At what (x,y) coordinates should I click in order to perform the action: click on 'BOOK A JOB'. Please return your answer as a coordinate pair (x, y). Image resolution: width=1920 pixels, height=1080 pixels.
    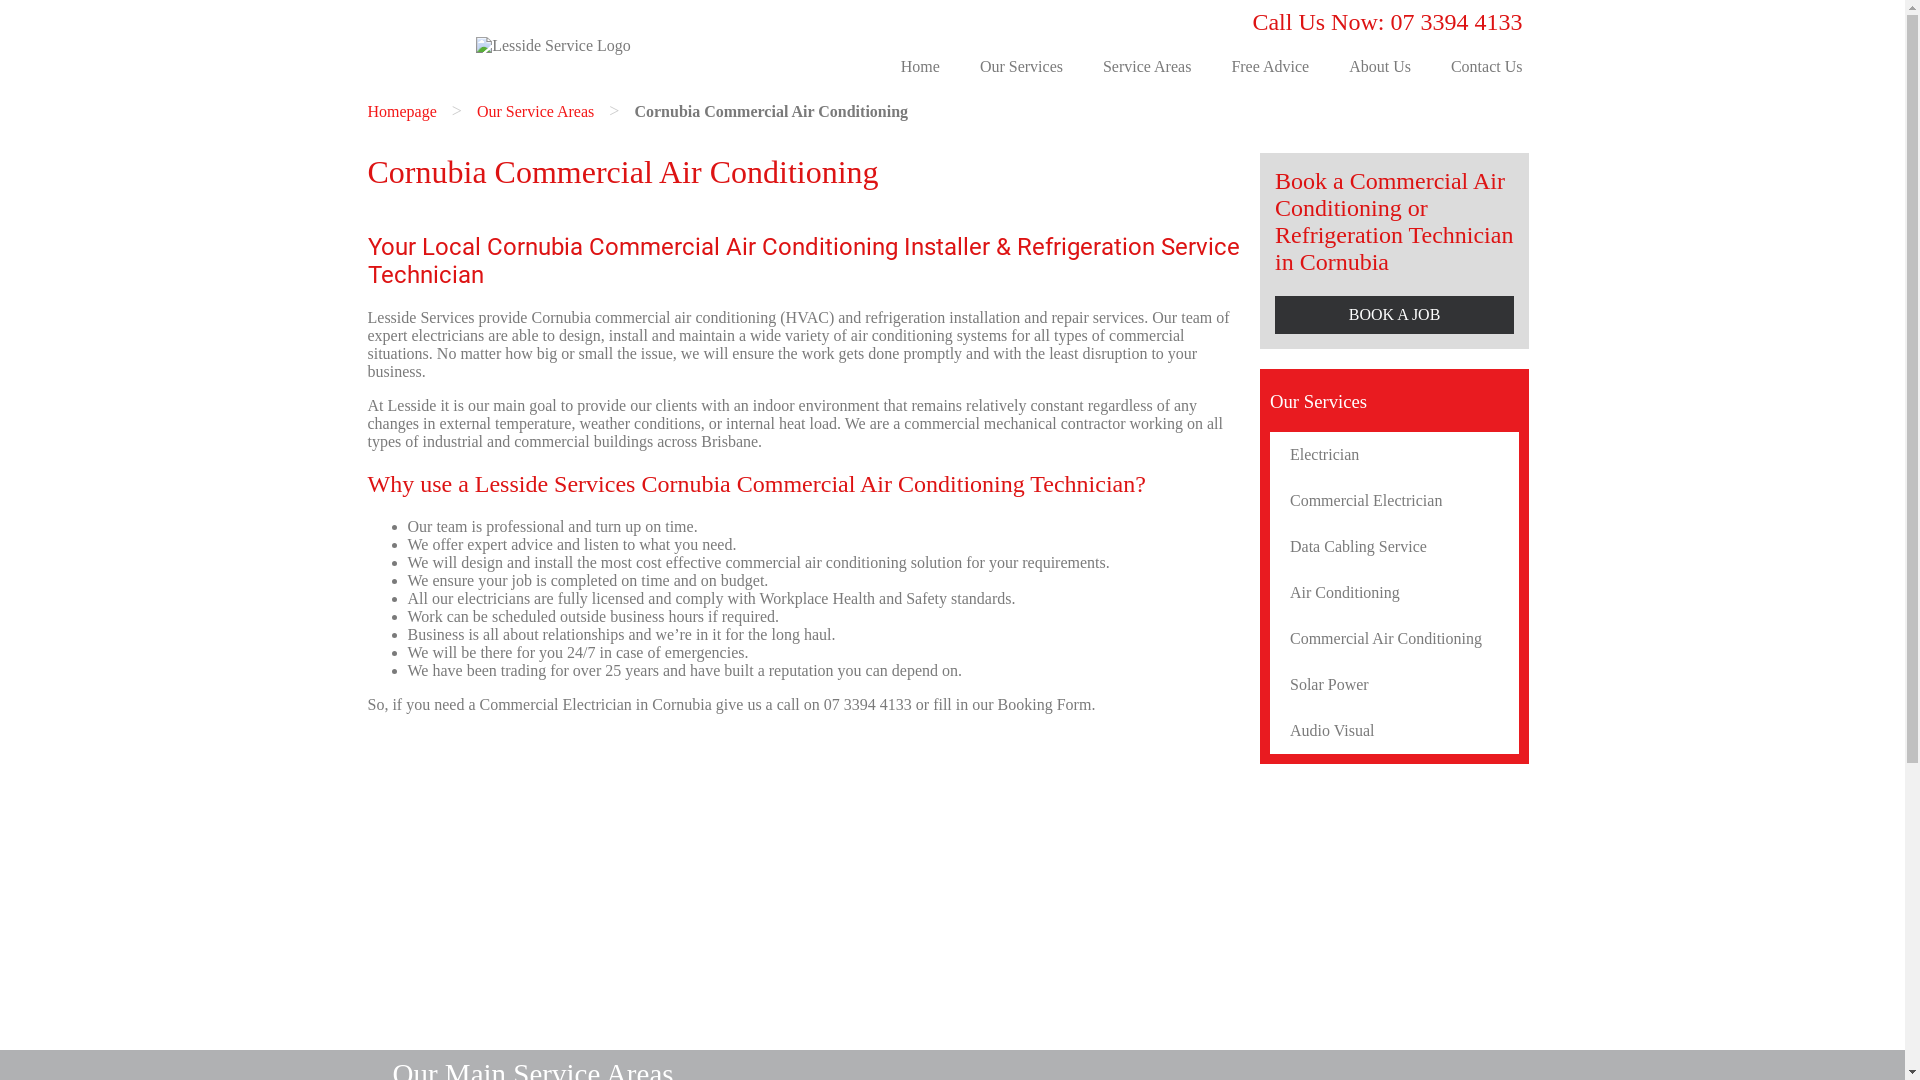
    Looking at the image, I should click on (1393, 315).